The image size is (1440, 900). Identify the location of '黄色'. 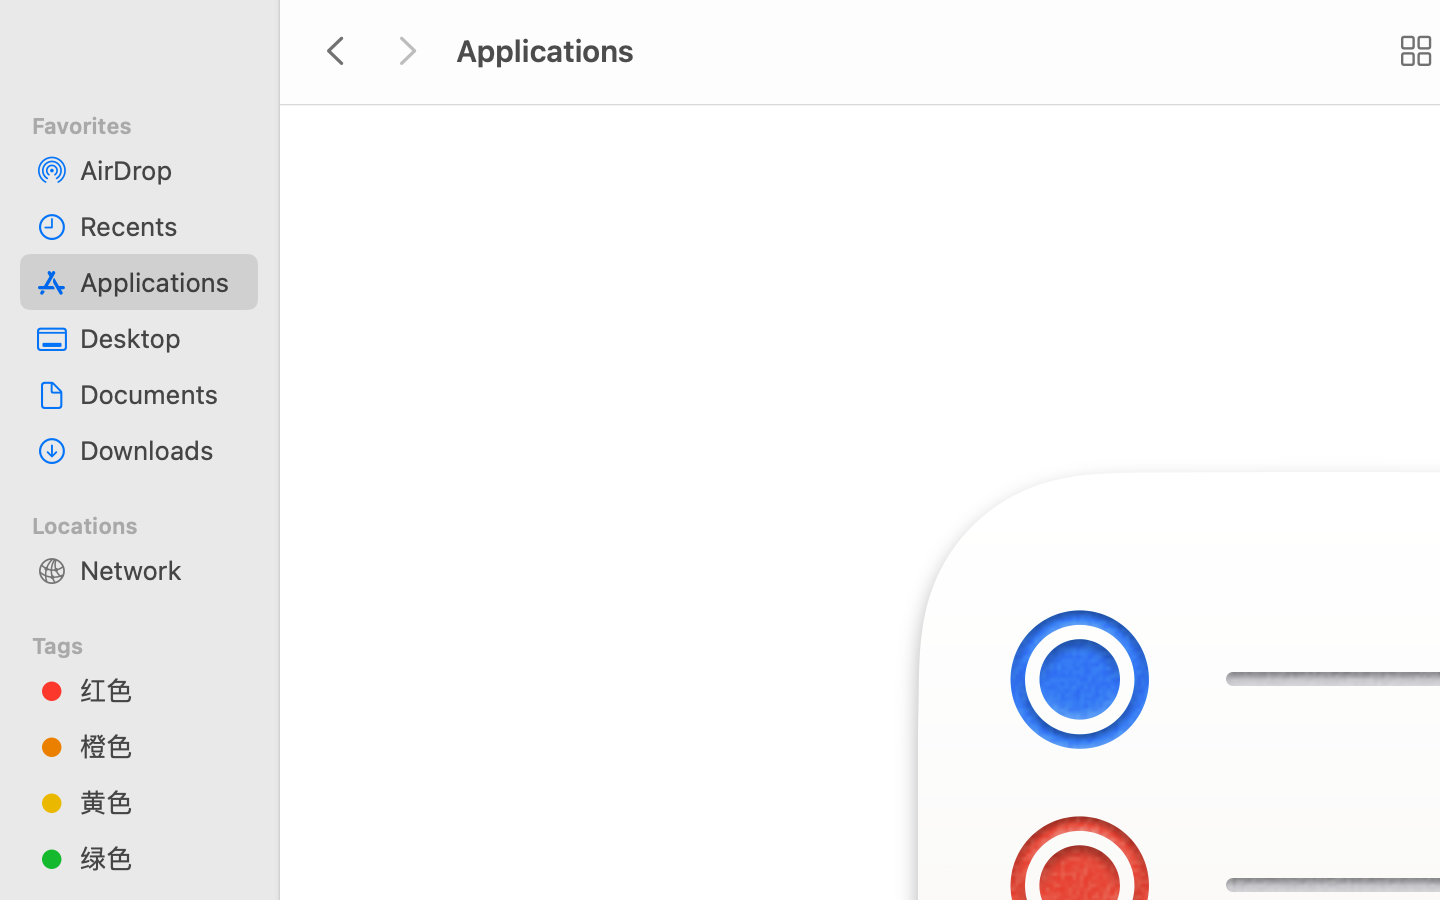
(159, 801).